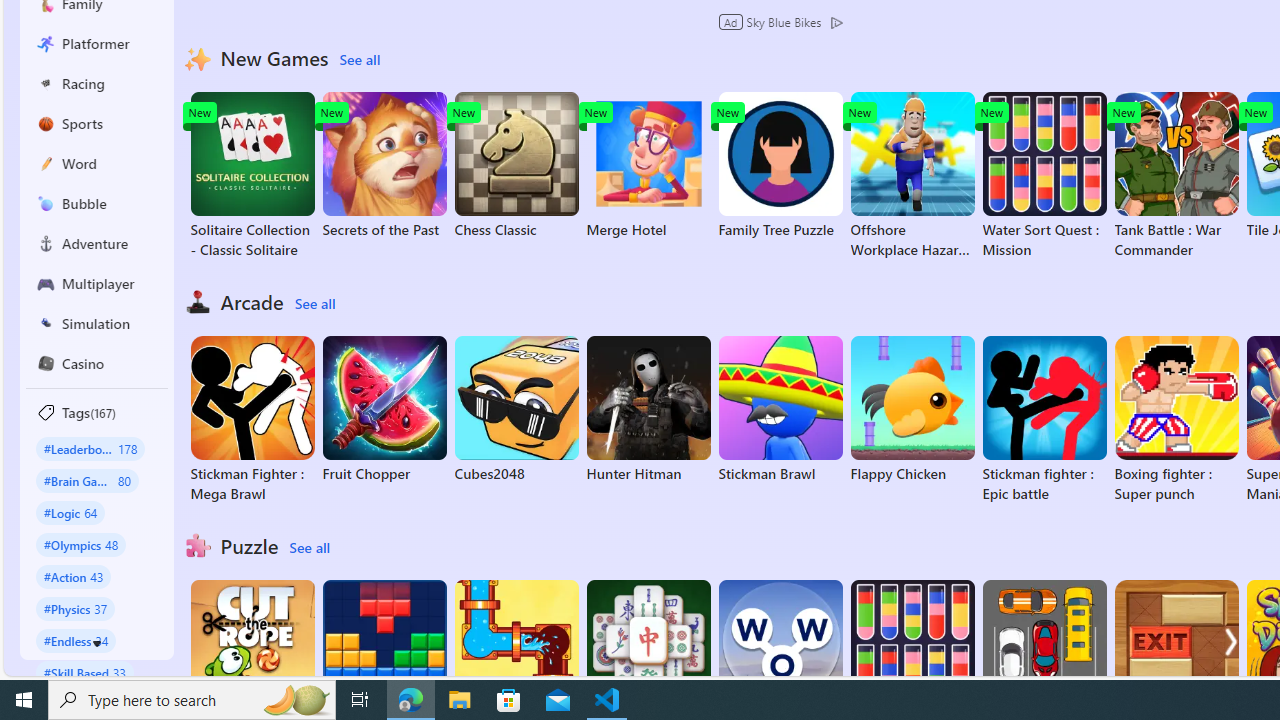  Describe the element at coordinates (76, 640) in the screenshot. I see `'#Endless 34'` at that location.